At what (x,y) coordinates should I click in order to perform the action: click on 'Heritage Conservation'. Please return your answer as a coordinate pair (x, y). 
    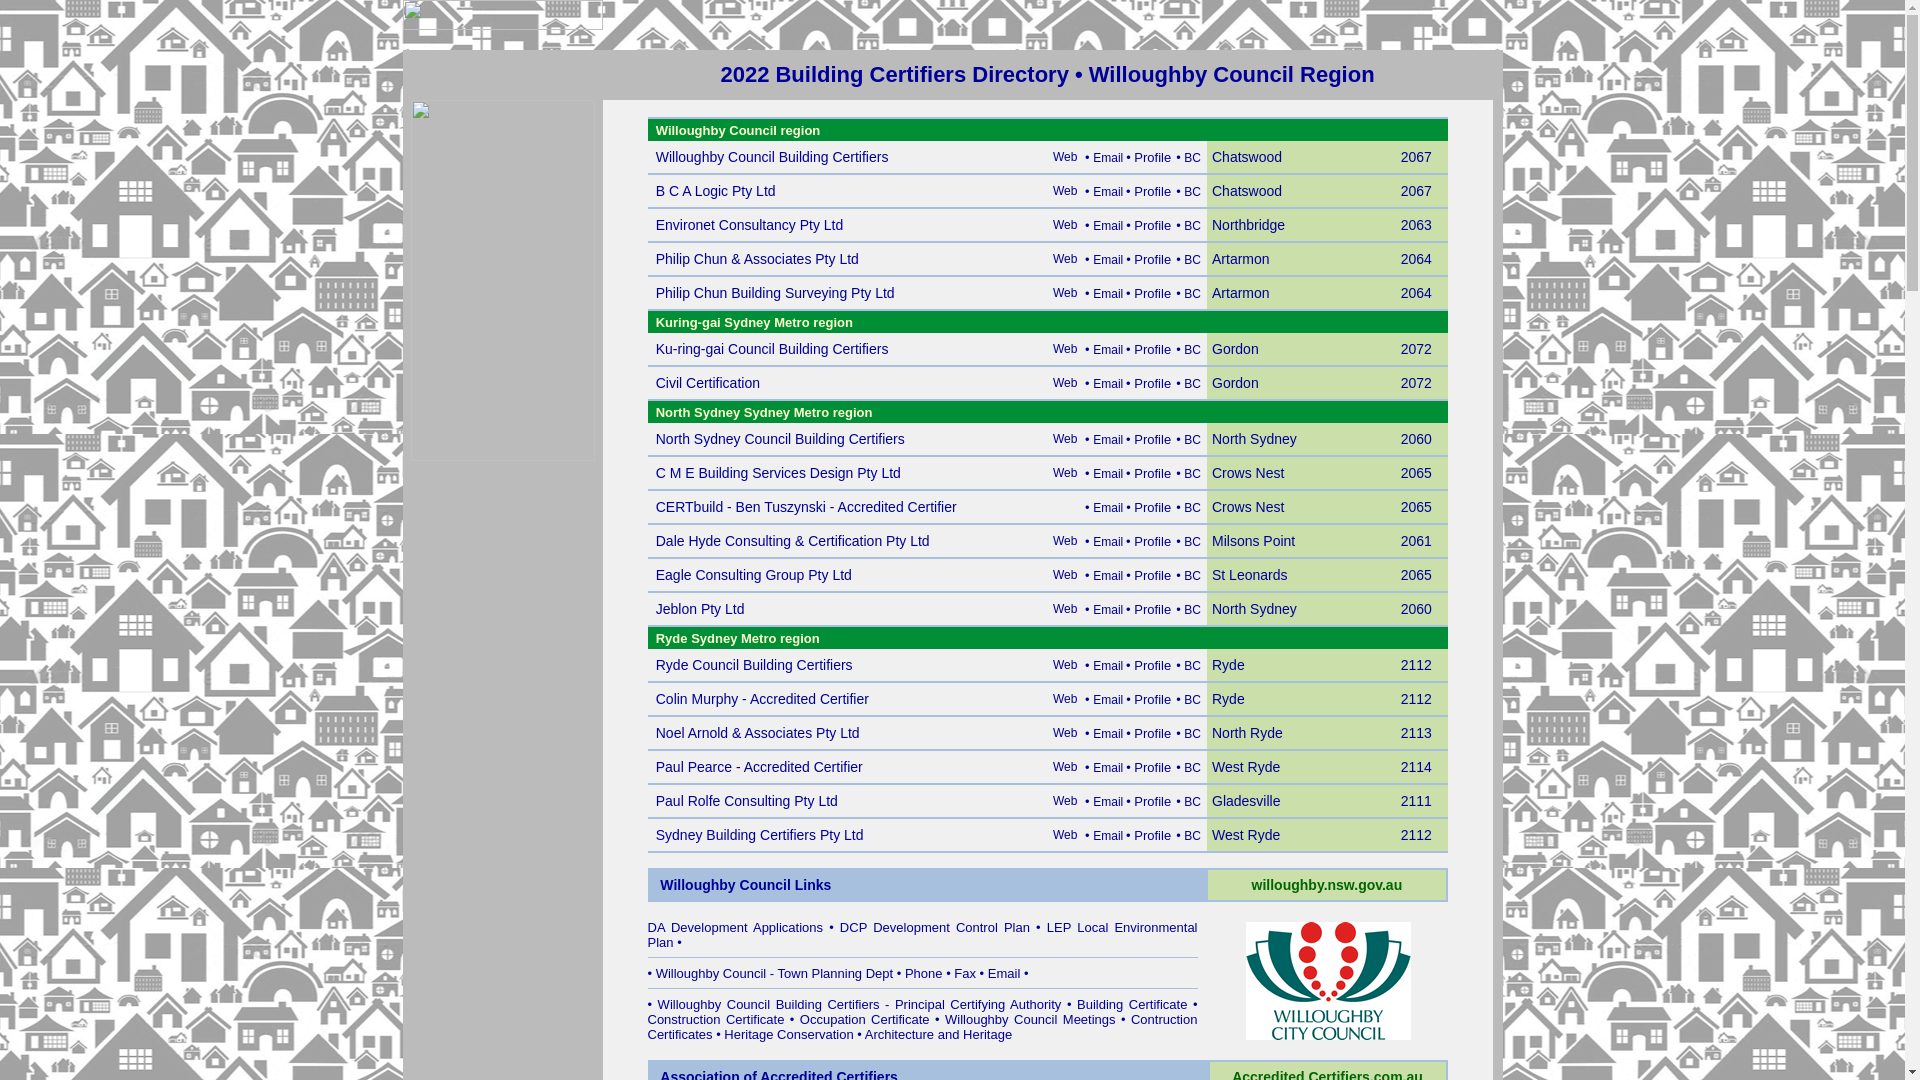
    Looking at the image, I should click on (787, 1034).